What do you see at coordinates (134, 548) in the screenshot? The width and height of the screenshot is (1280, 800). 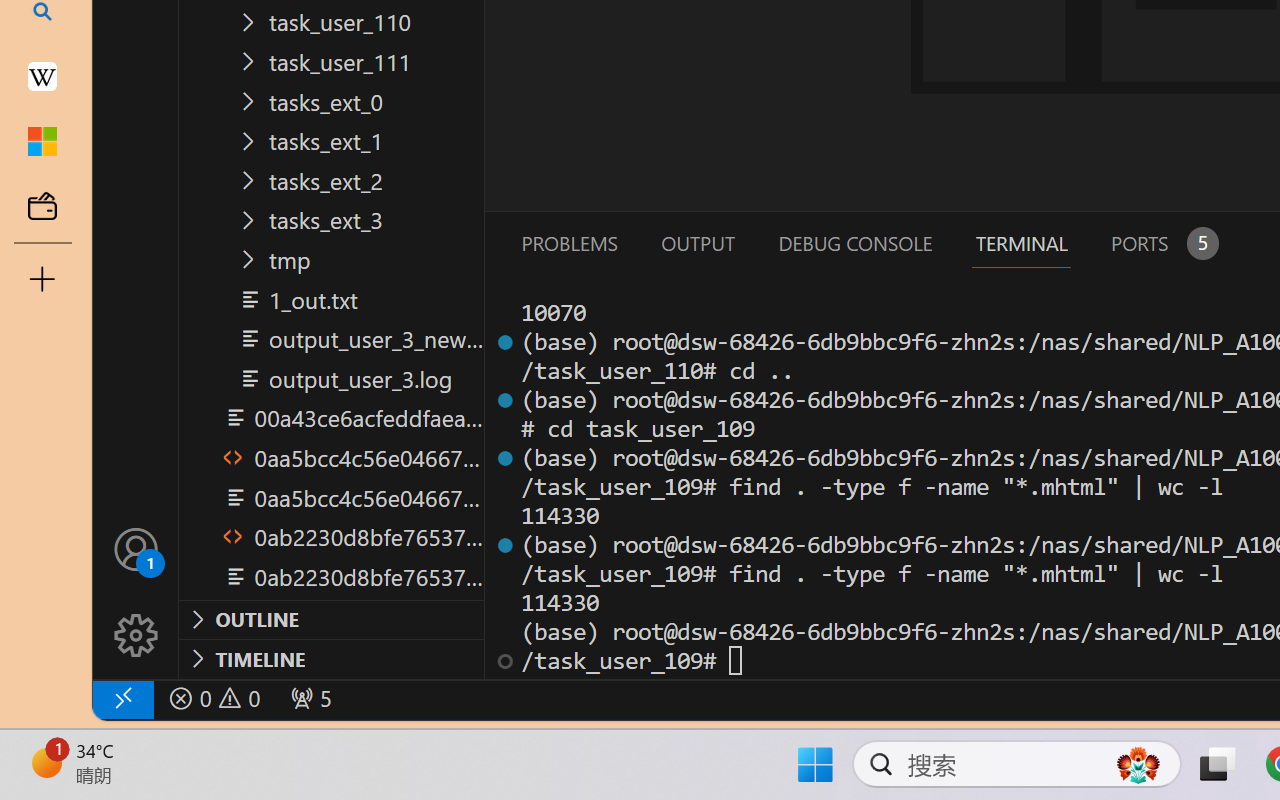 I see `'Accounts - Sign in requested'` at bounding box center [134, 548].